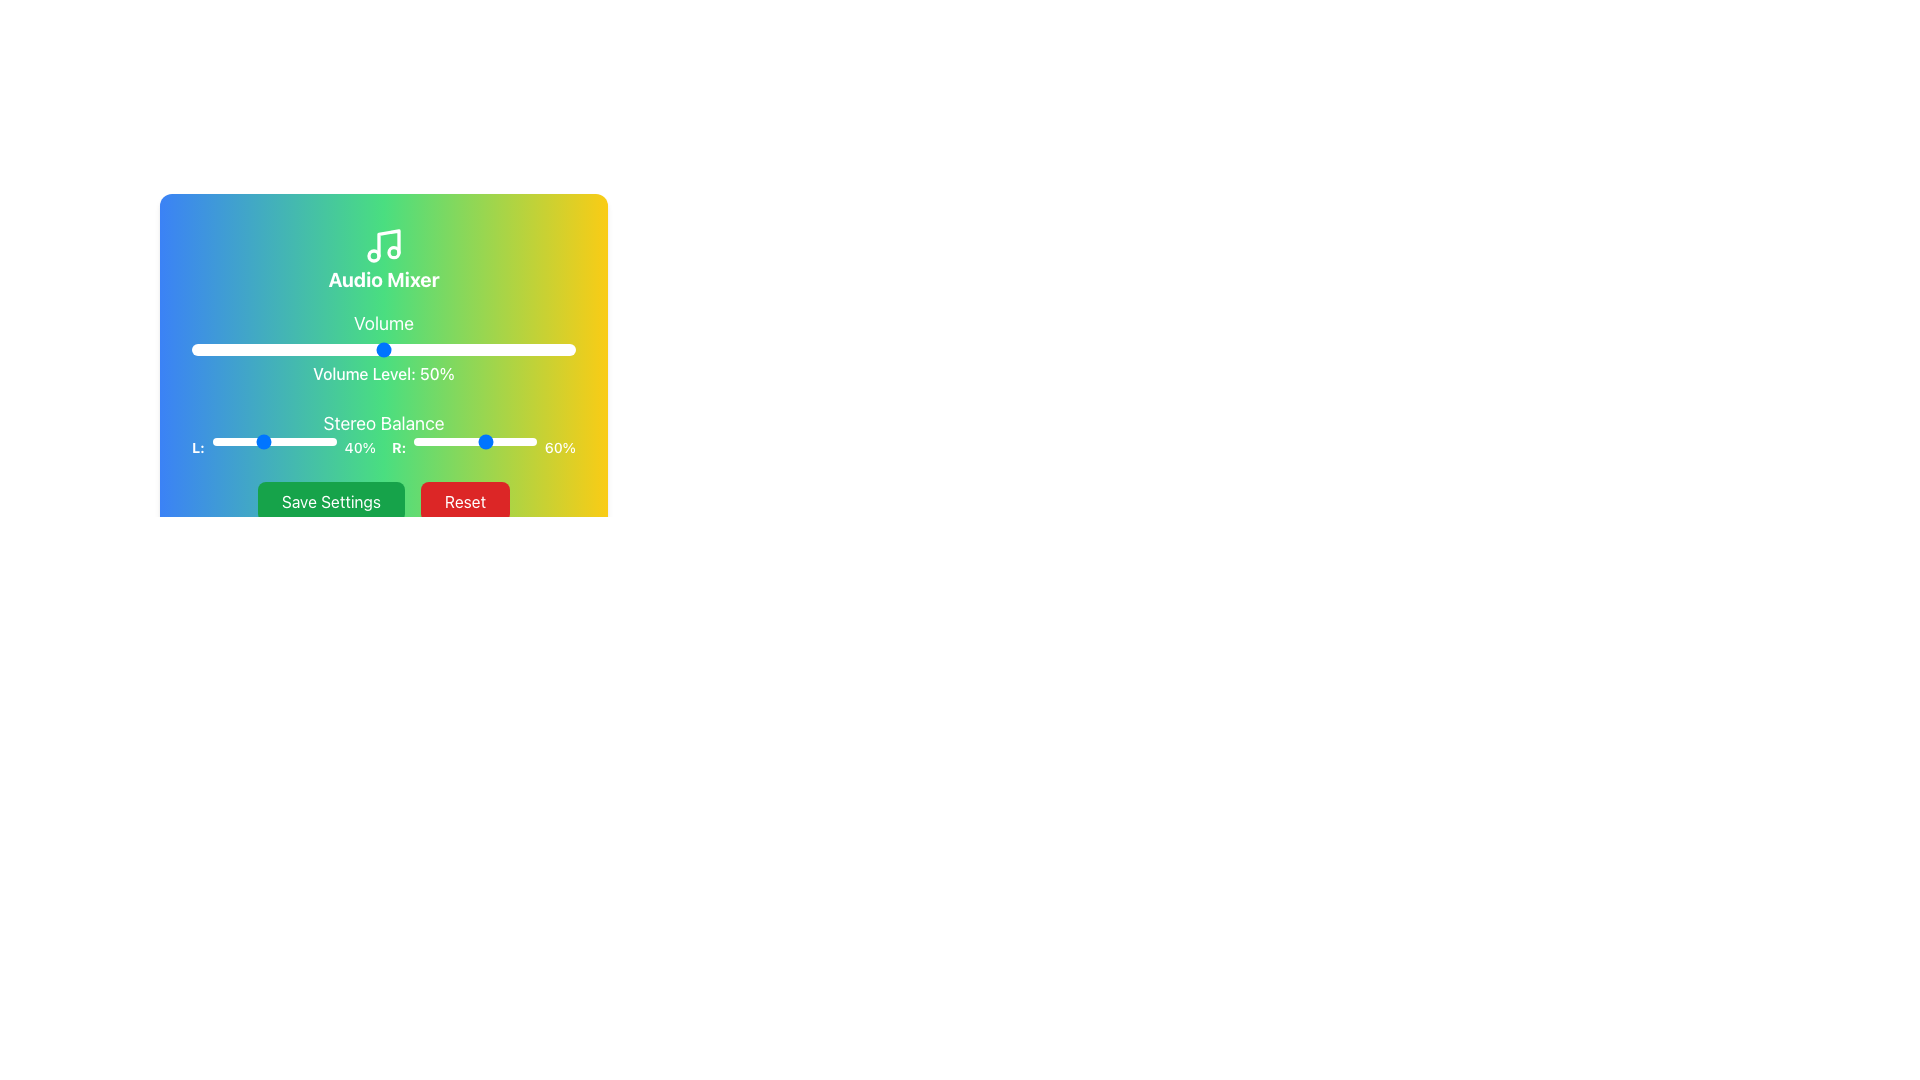 The height and width of the screenshot is (1080, 1920). What do you see at coordinates (535, 441) in the screenshot?
I see `the stereo balance` at bounding box center [535, 441].